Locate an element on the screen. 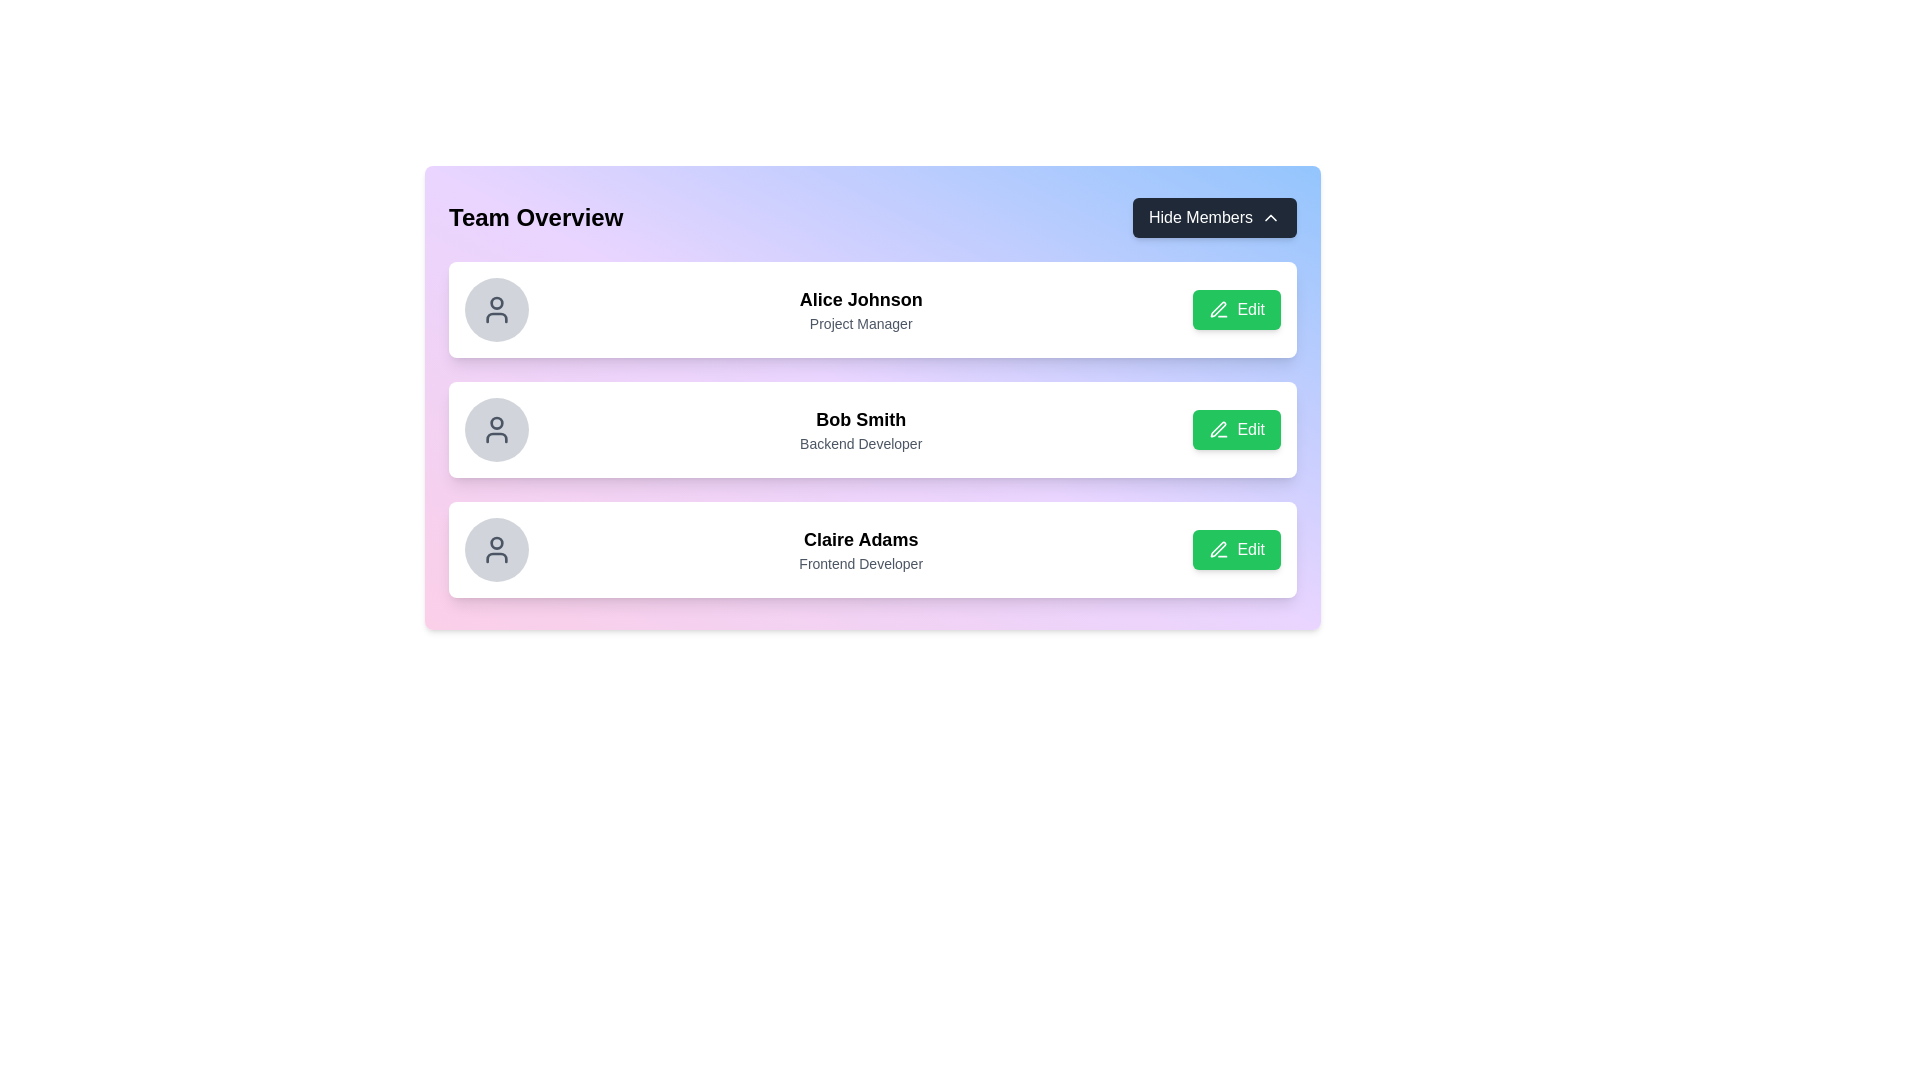  the user profile icon for 'Alice Johnson', which is located in the first row of the list and is centered in a circular light gray background is located at coordinates (497, 309).